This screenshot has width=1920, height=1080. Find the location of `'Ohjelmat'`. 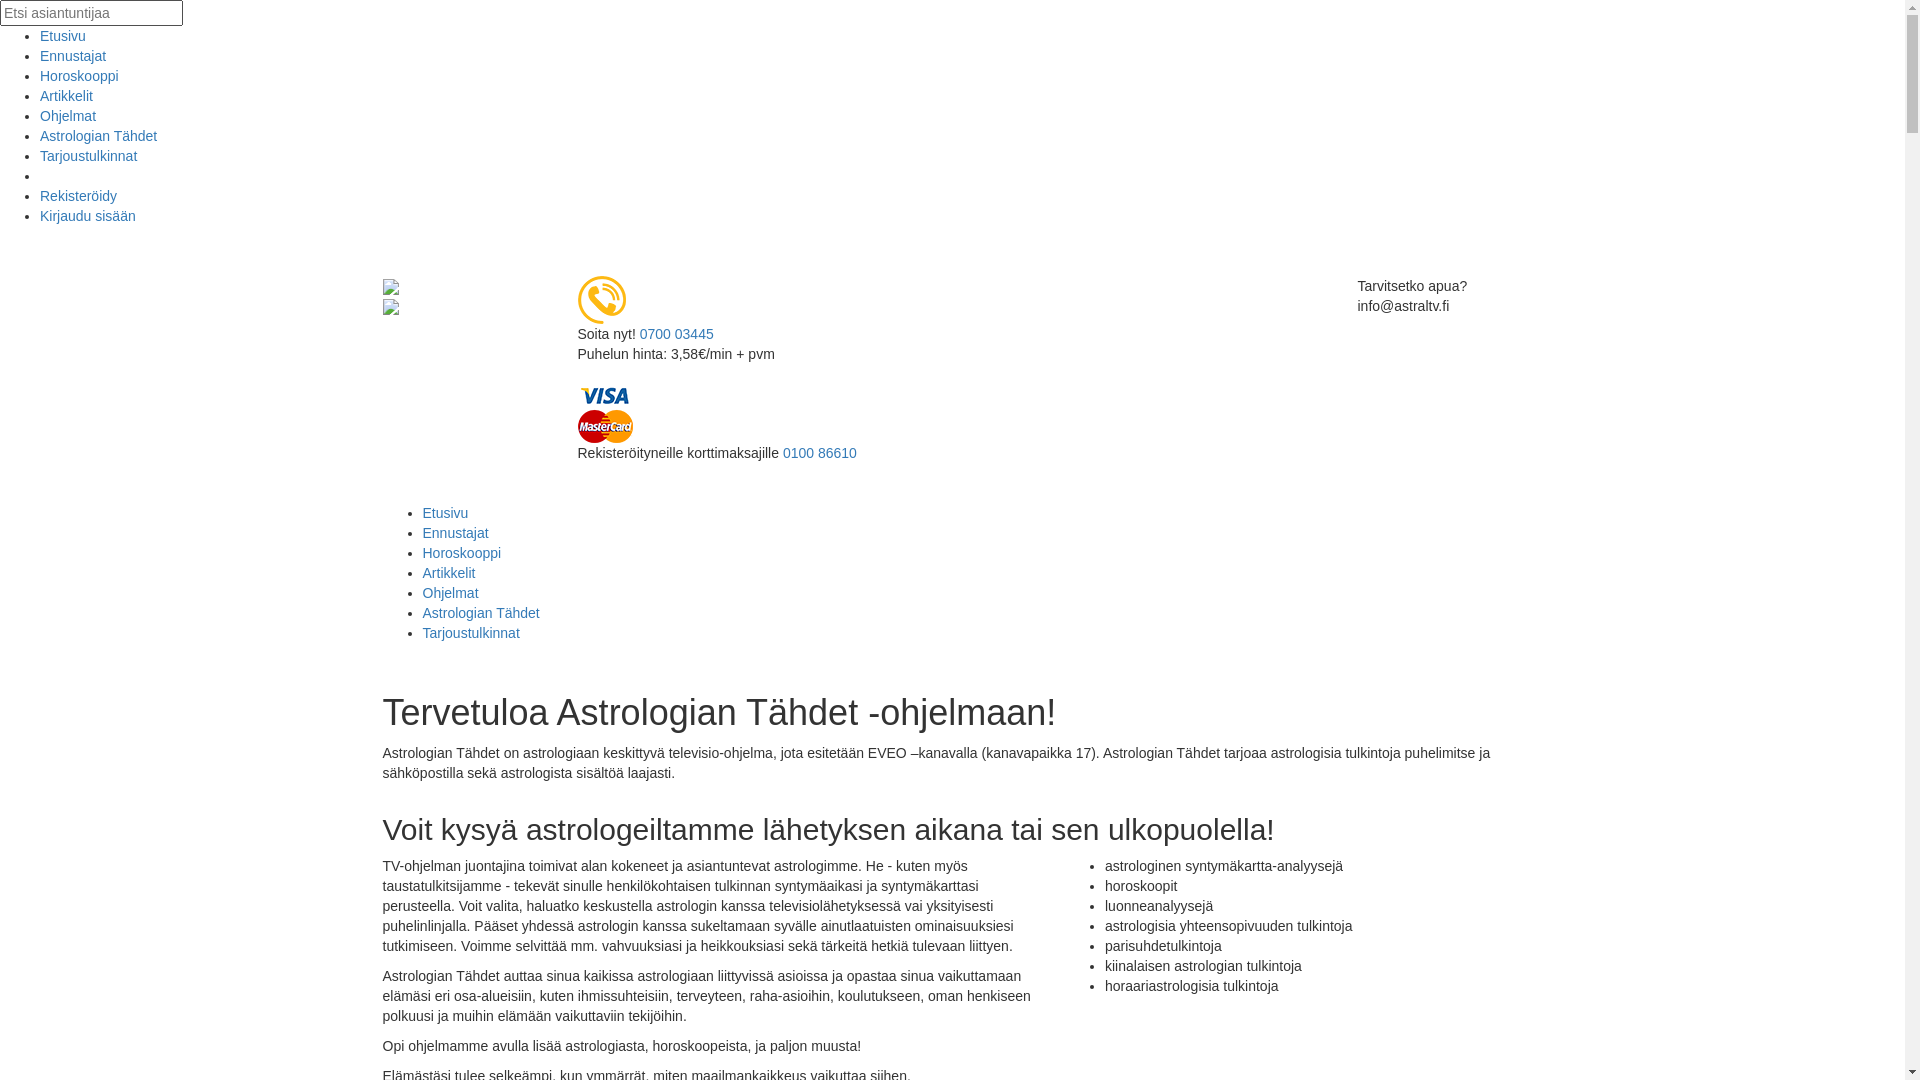

'Ohjelmat' is located at coordinates (39, 115).